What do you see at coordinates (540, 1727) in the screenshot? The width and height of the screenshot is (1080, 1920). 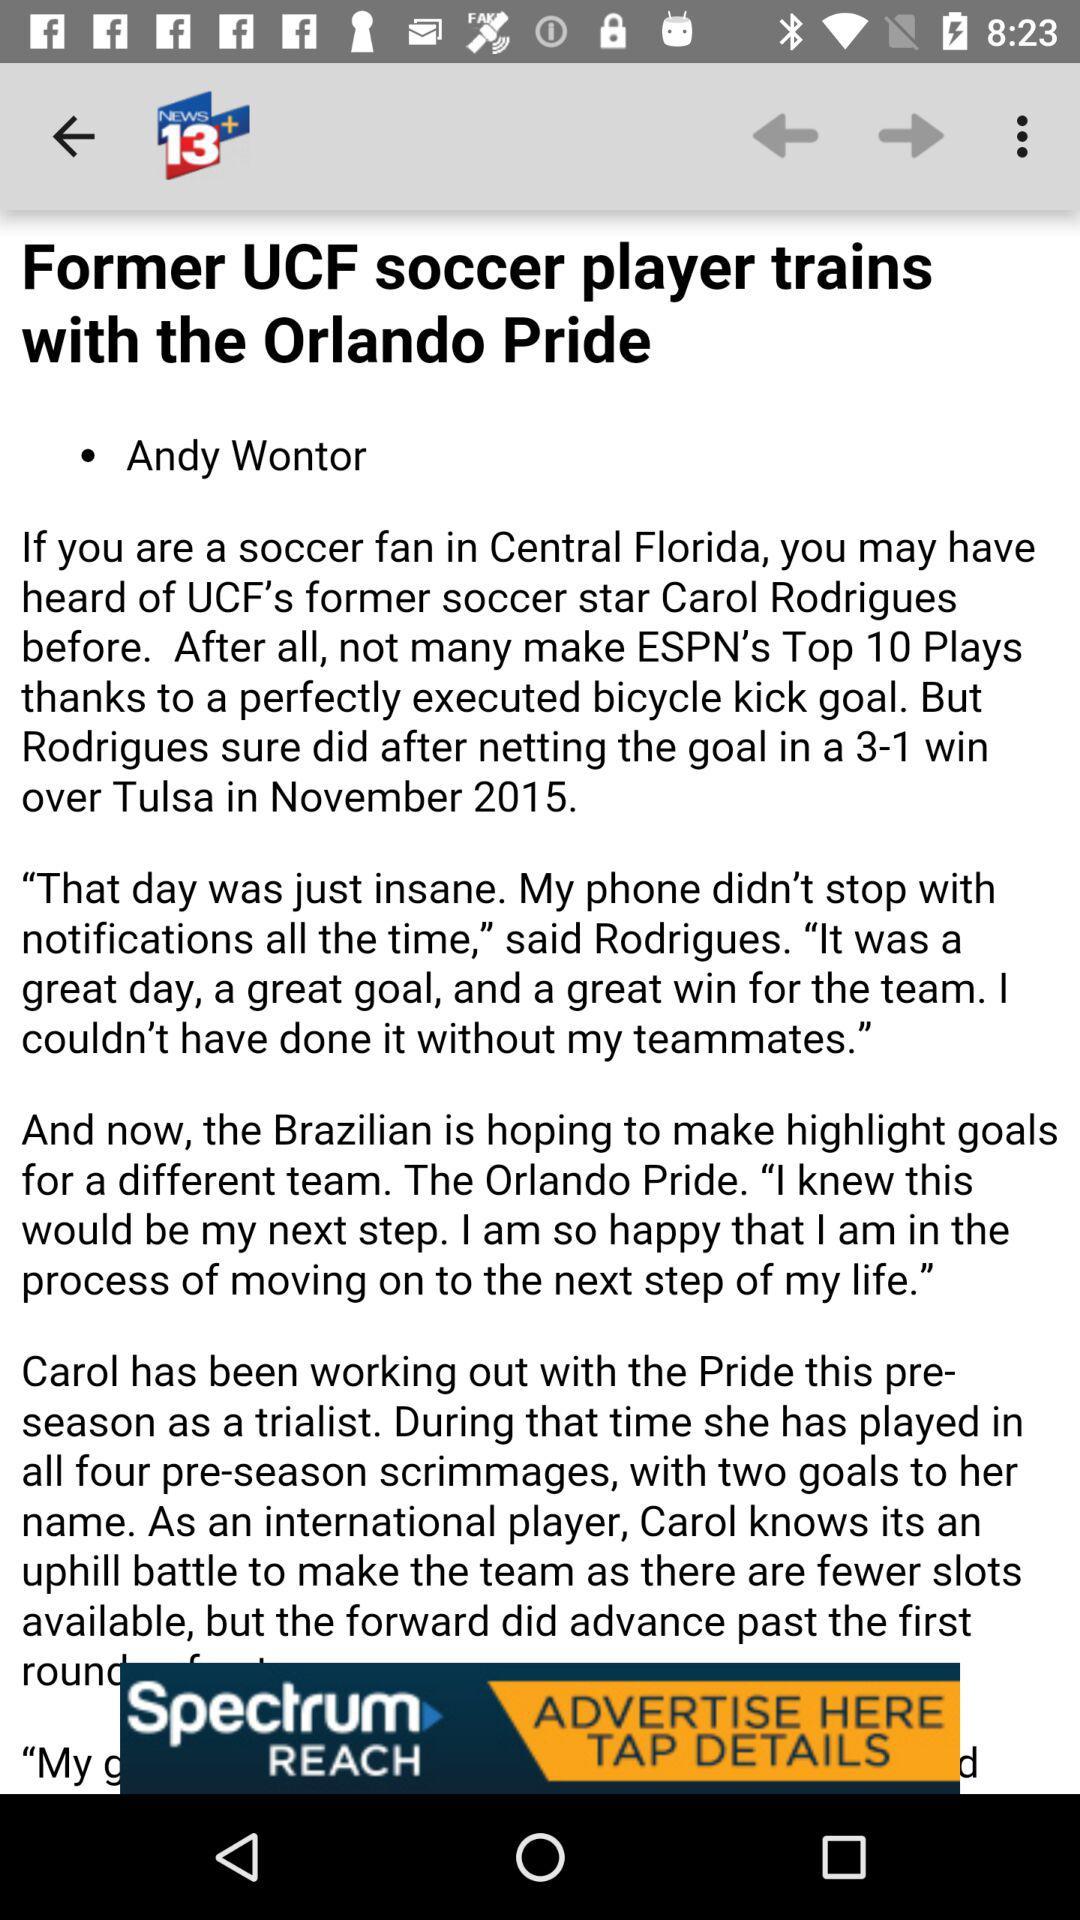 I see `advertising site` at bounding box center [540, 1727].